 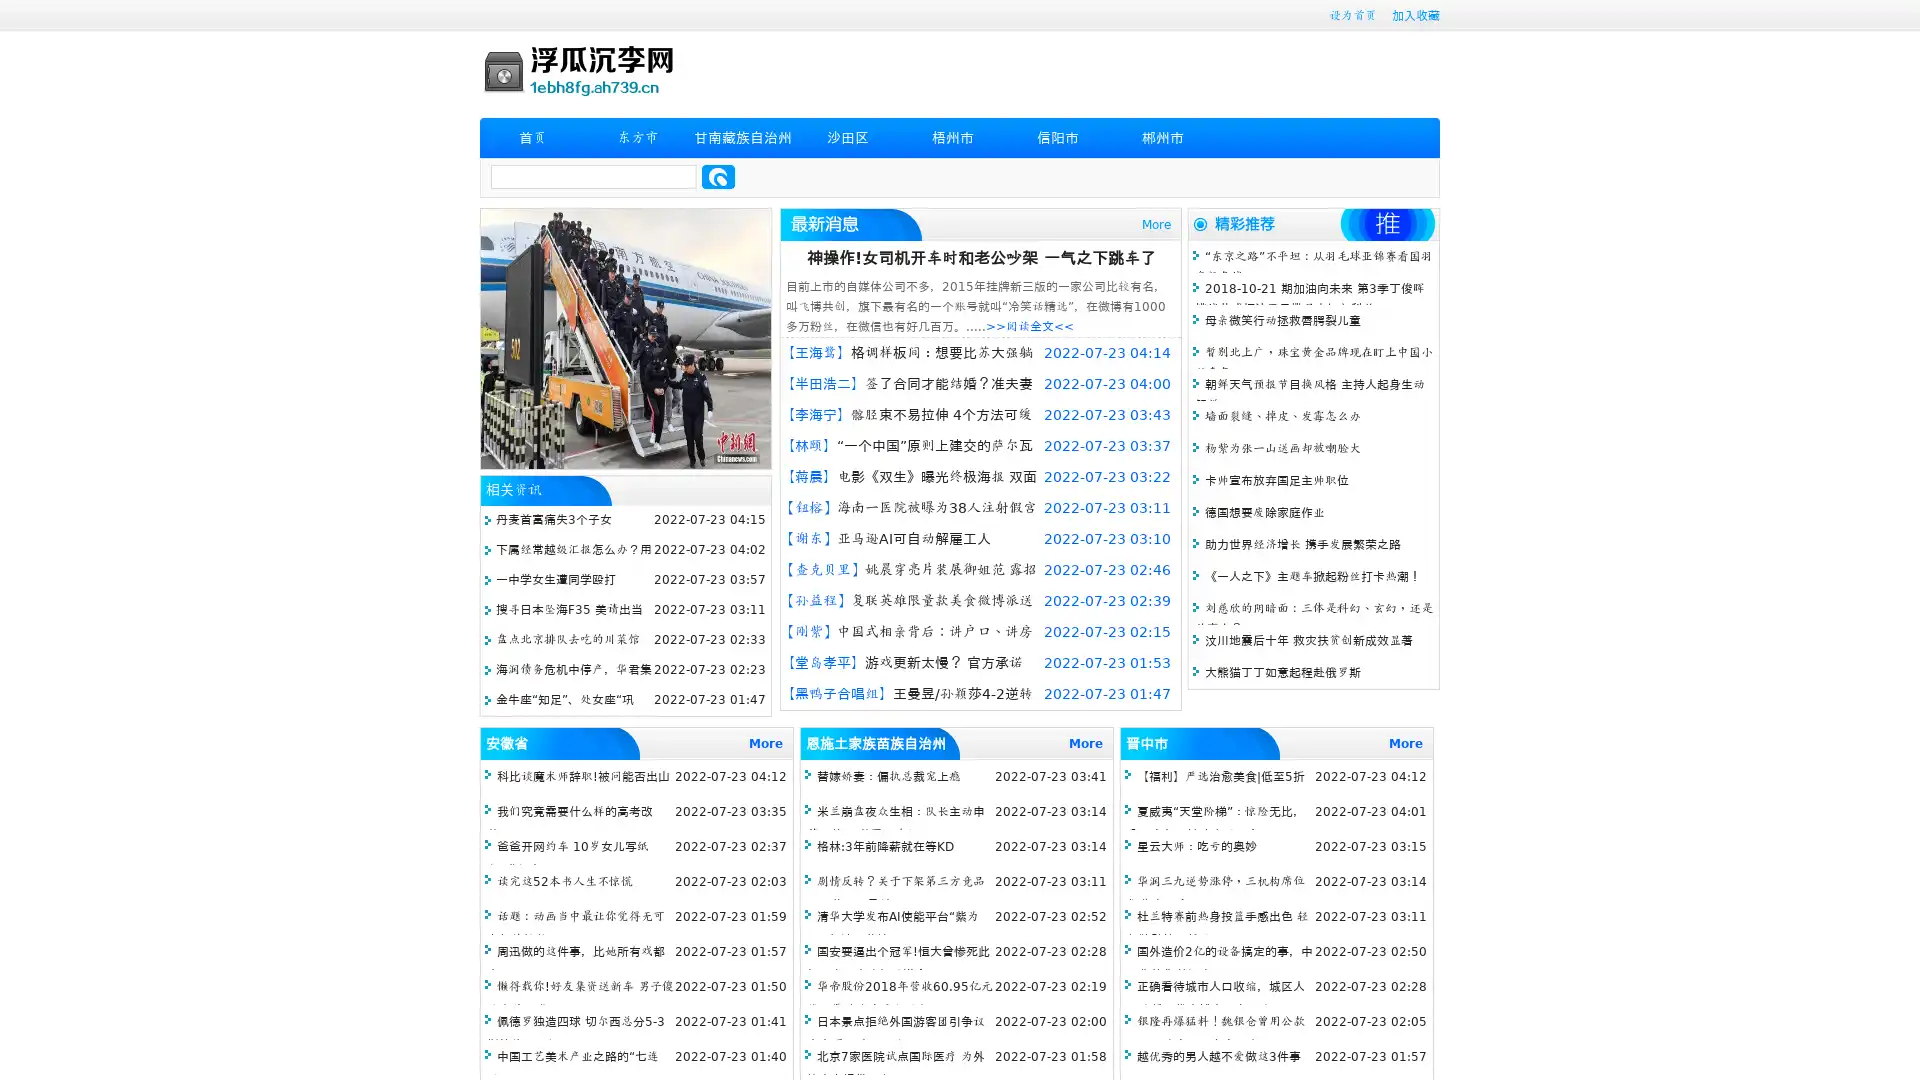 I want to click on Search, so click(x=718, y=176).